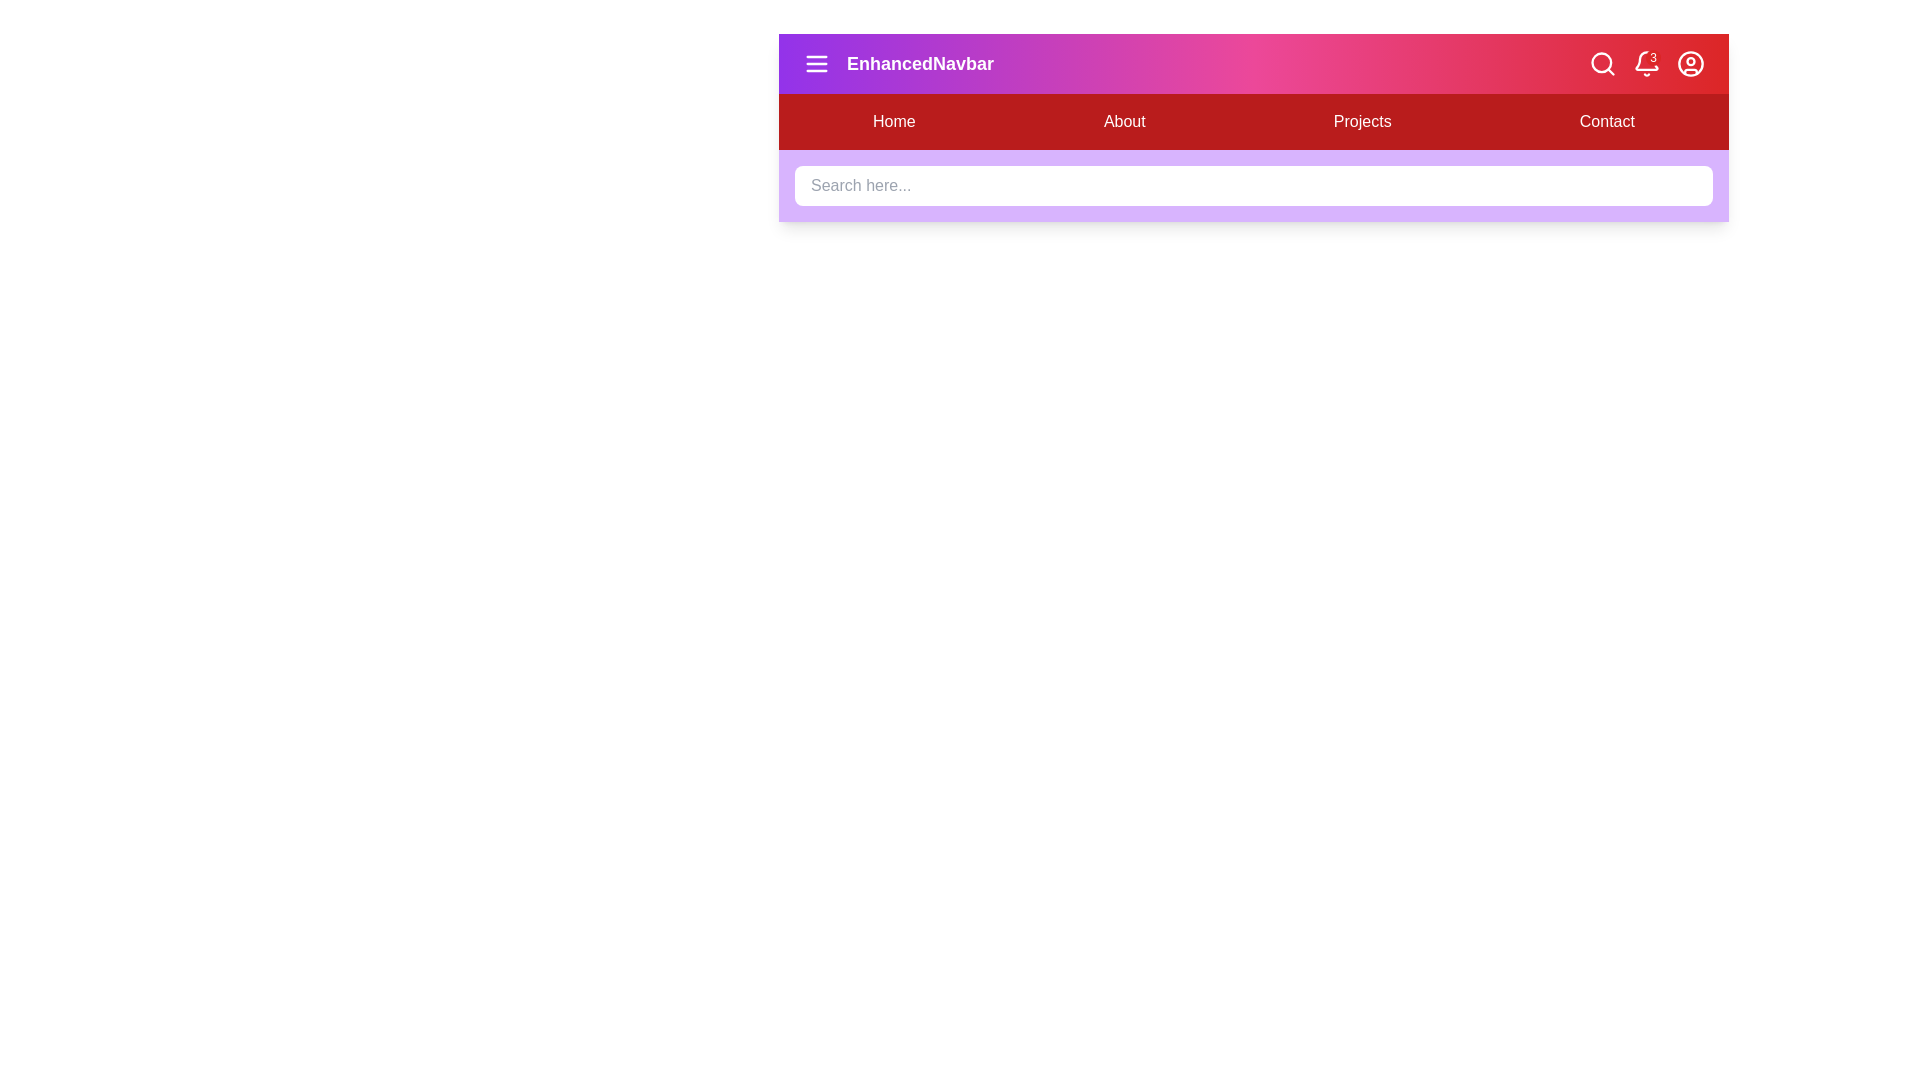 This screenshot has width=1920, height=1080. Describe the element at coordinates (1607, 122) in the screenshot. I see `the navigation link Contact` at that location.